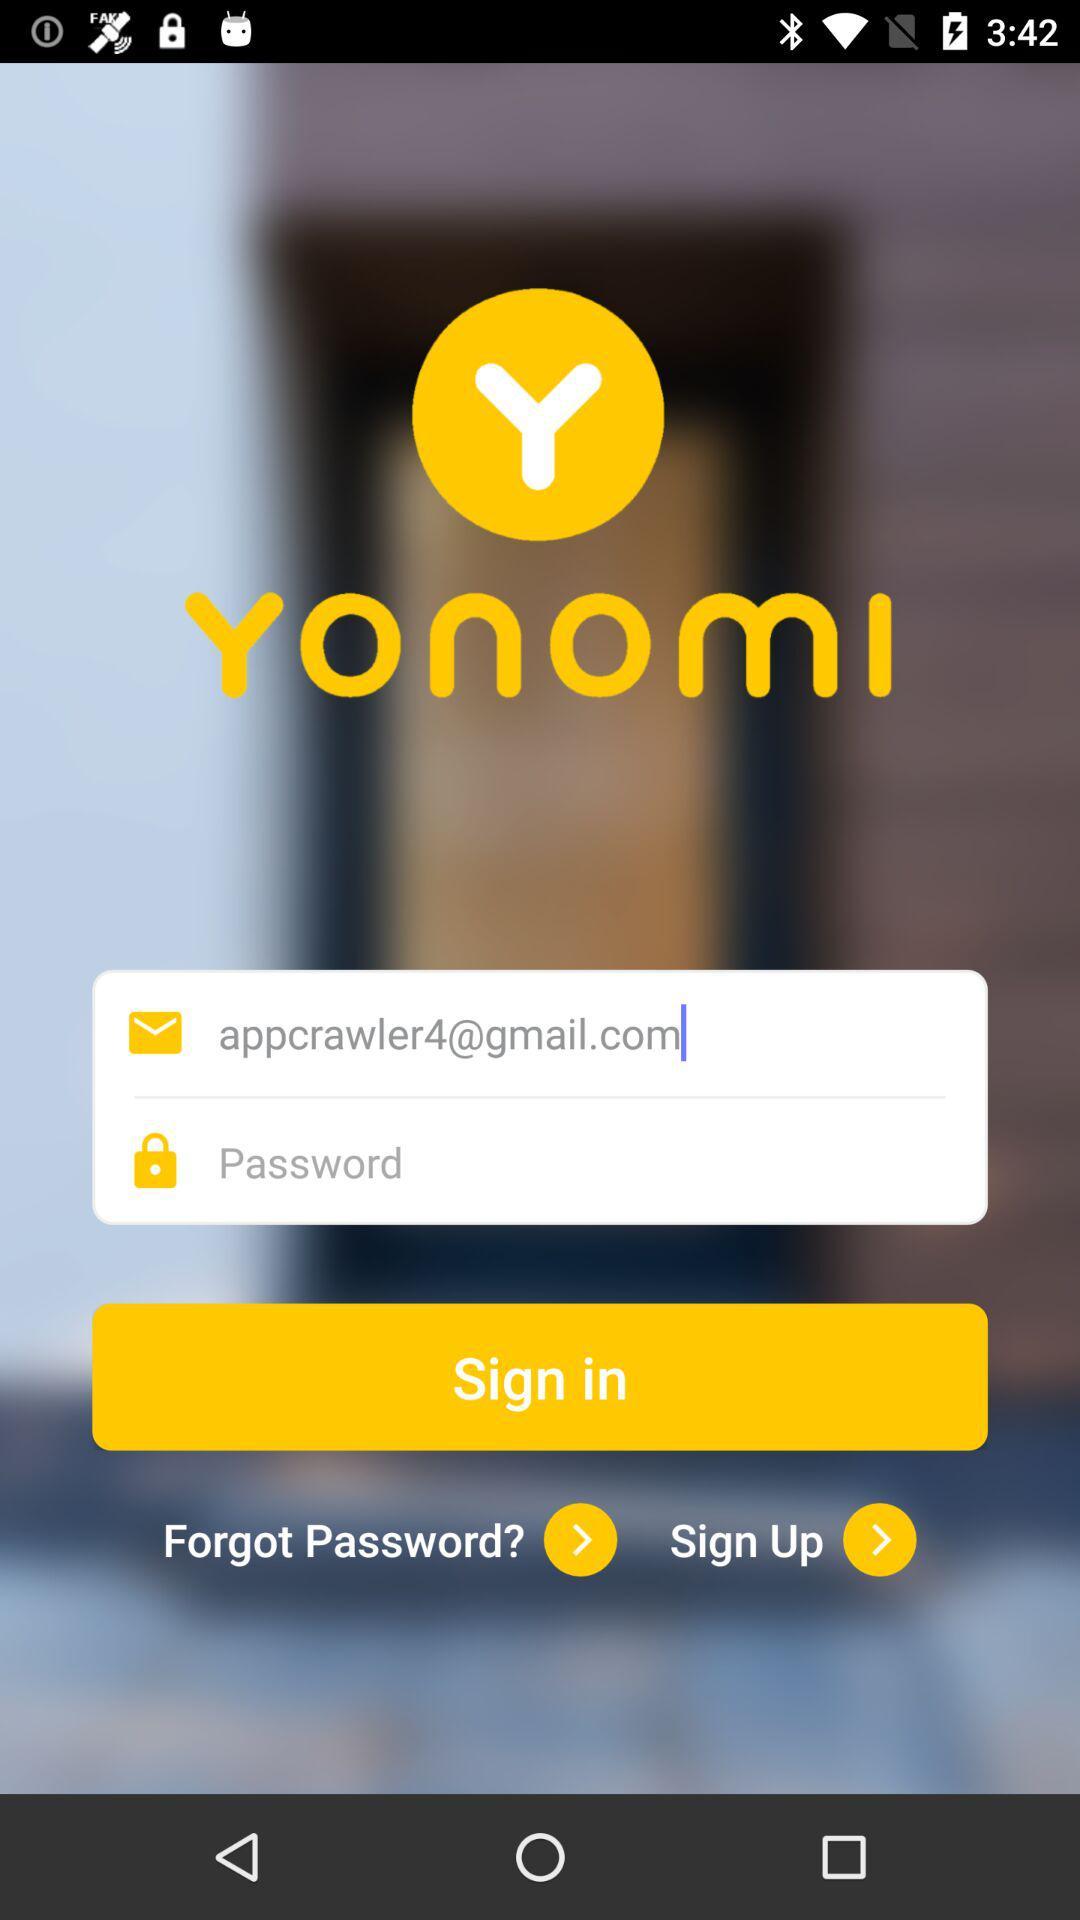 This screenshot has width=1080, height=1920. What do you see at coordinates (878, 1538) in the screenshot?
I see `sign up` at bounding box center [878, 1538].